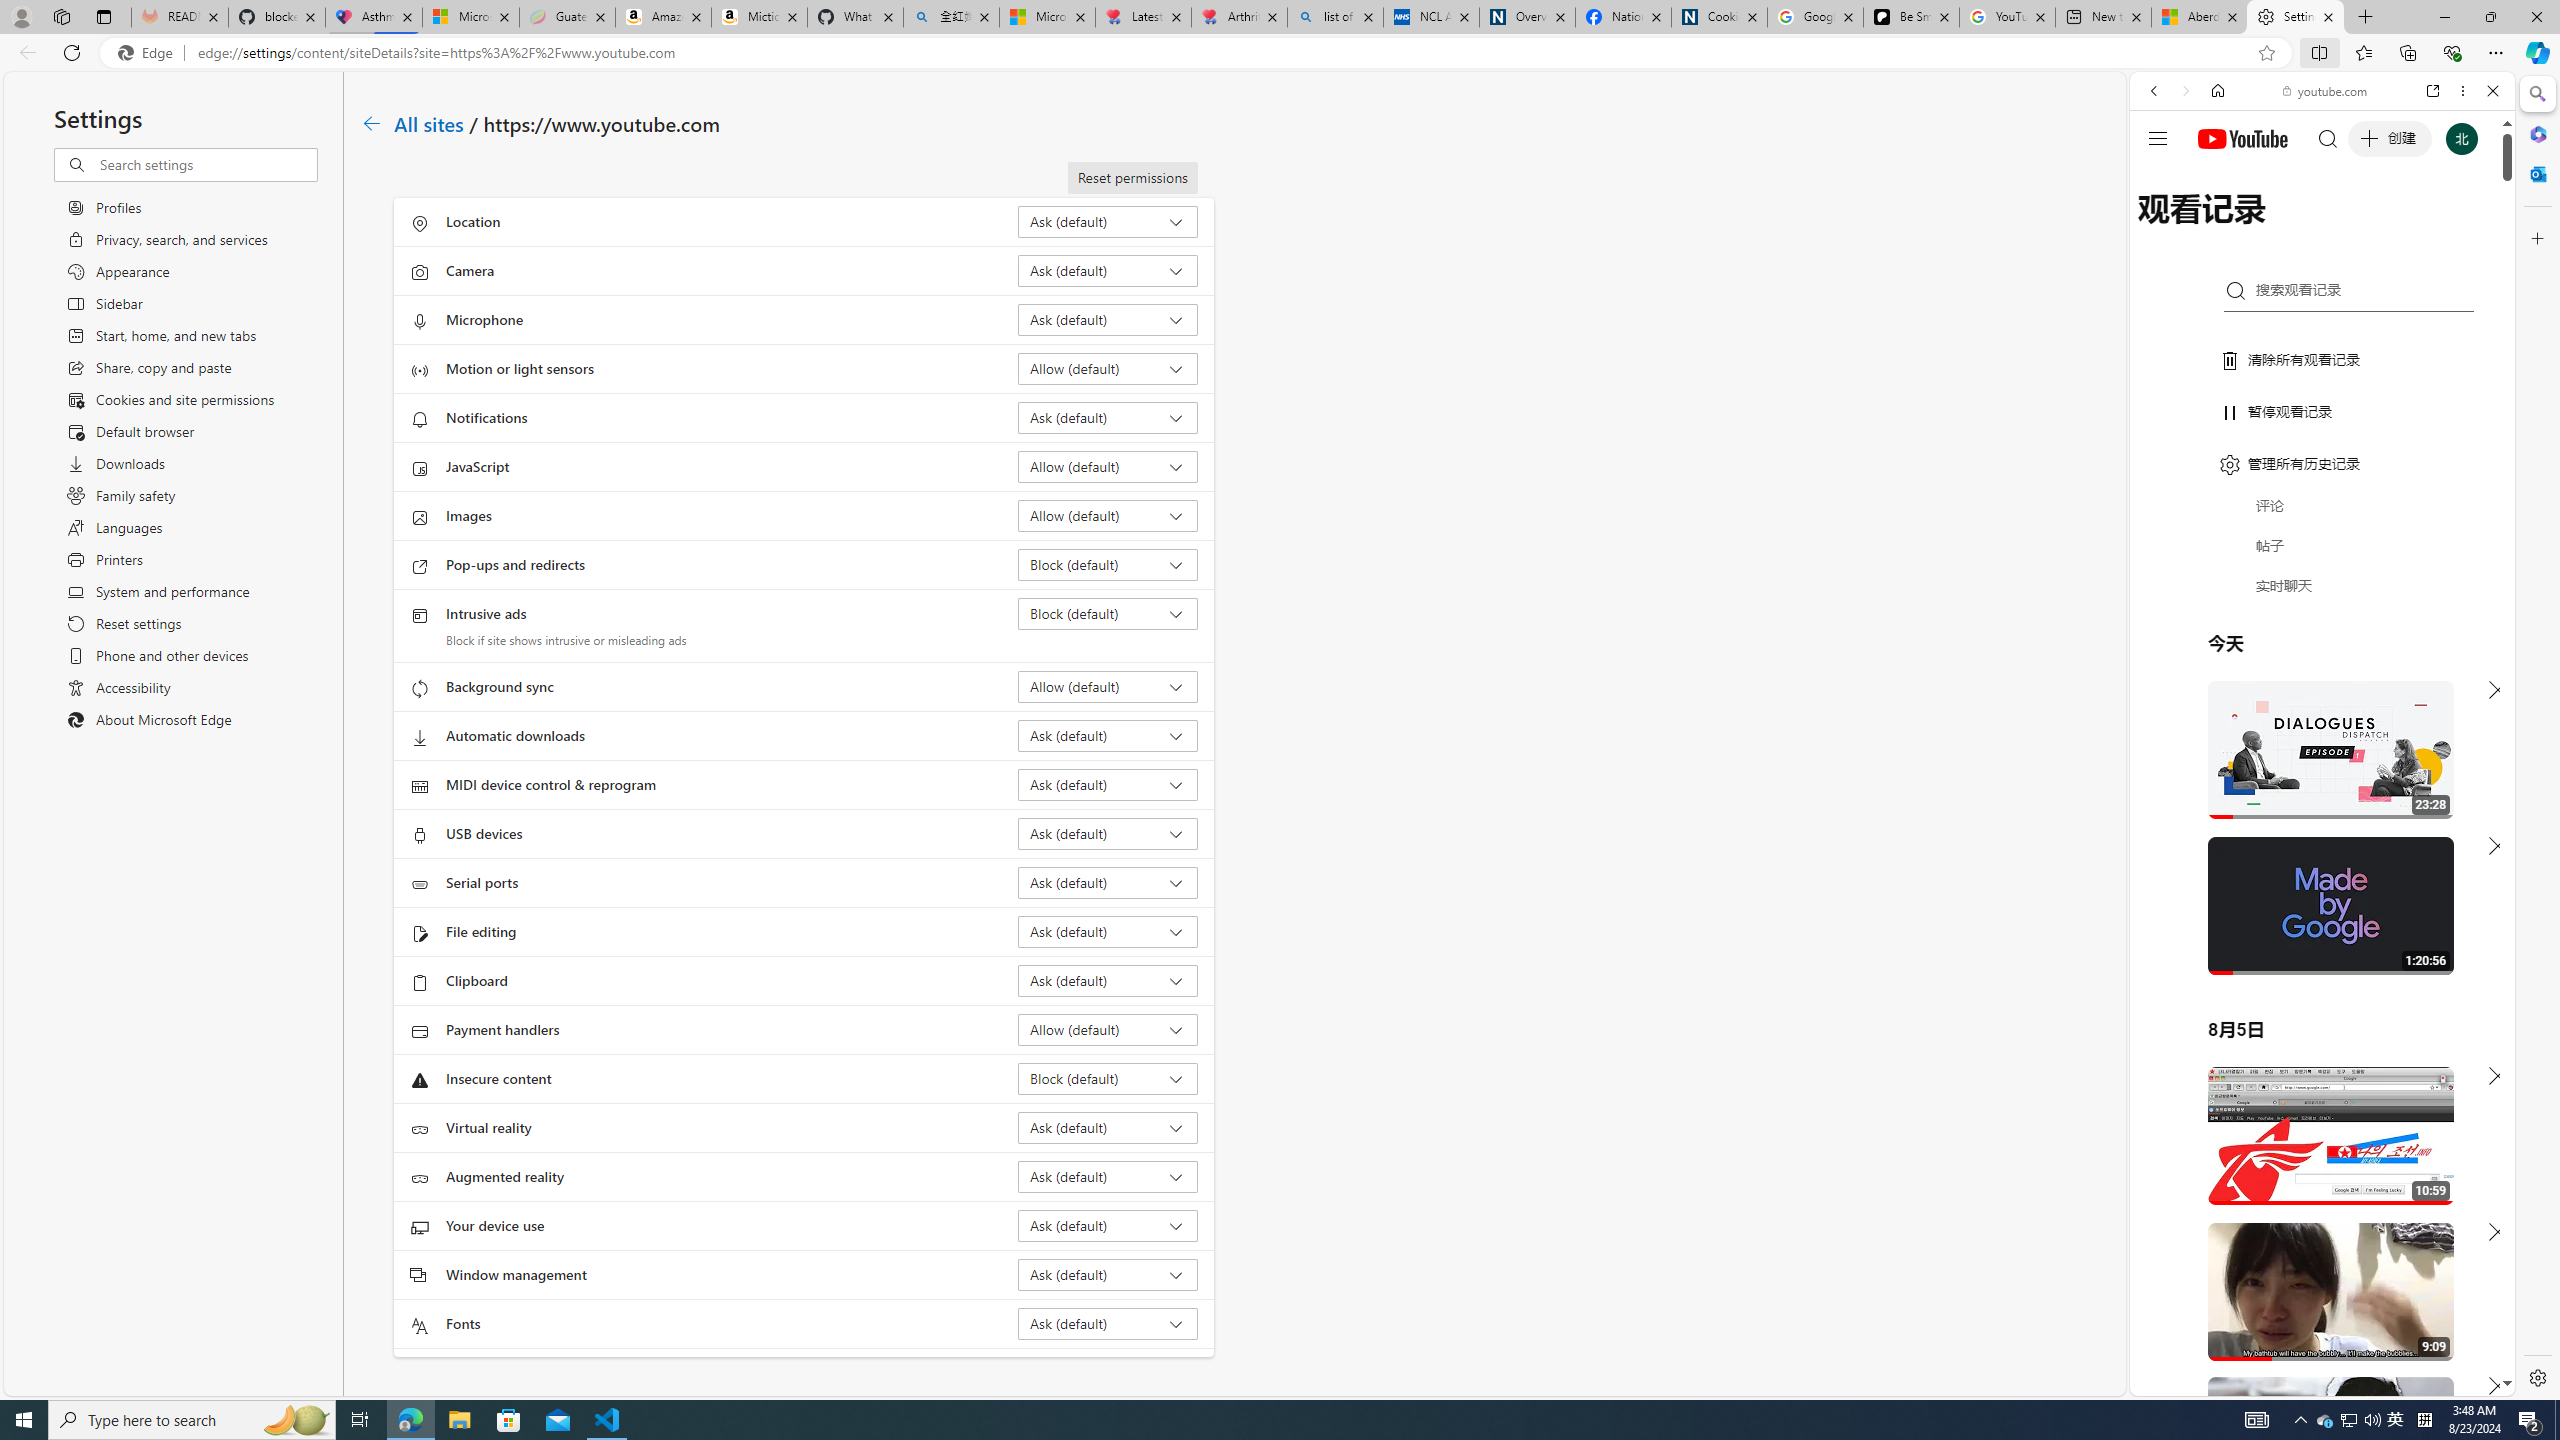 This screenshot has height=1440, width=2560. What do you see at coordinates (1108, 735) in the screenshot?
I see `'Automatic downloads Ask (default)'` at bounding box center [1108, 735].